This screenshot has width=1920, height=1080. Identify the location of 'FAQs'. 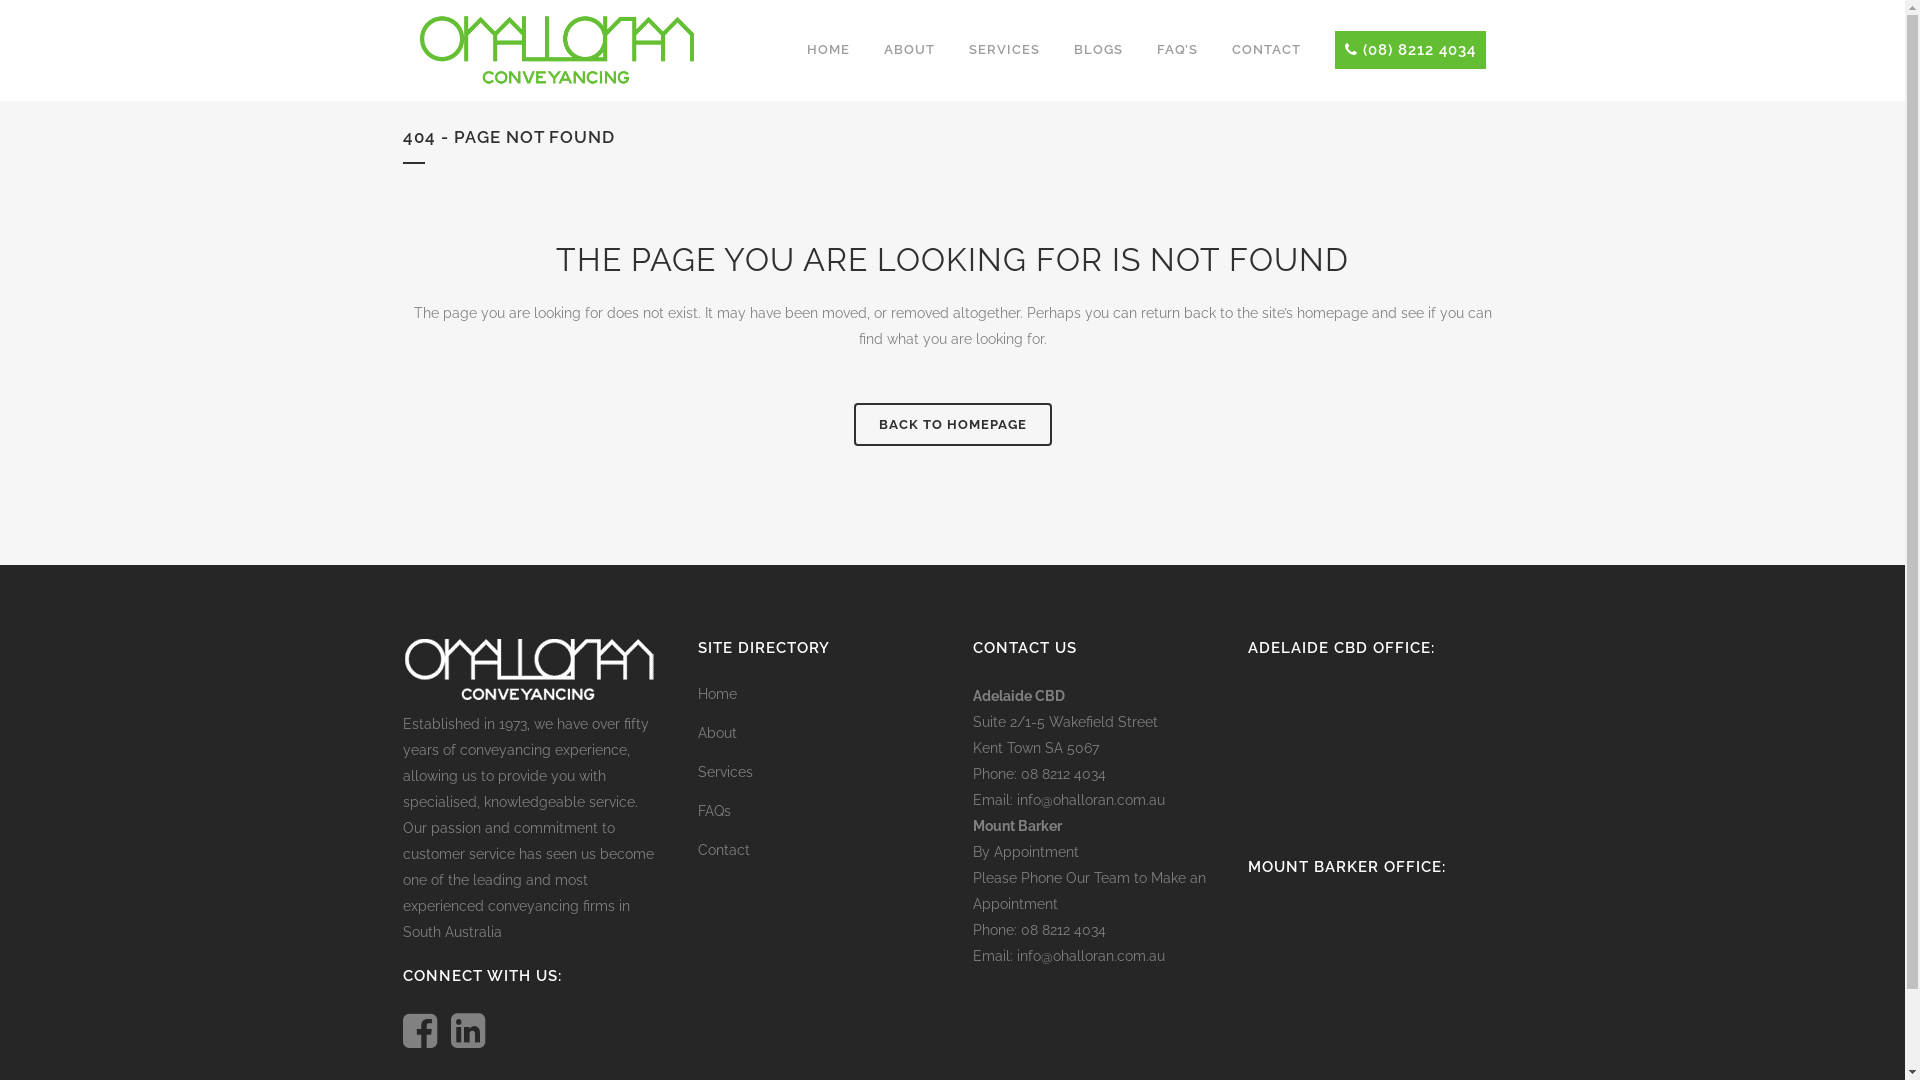
(820, 810).